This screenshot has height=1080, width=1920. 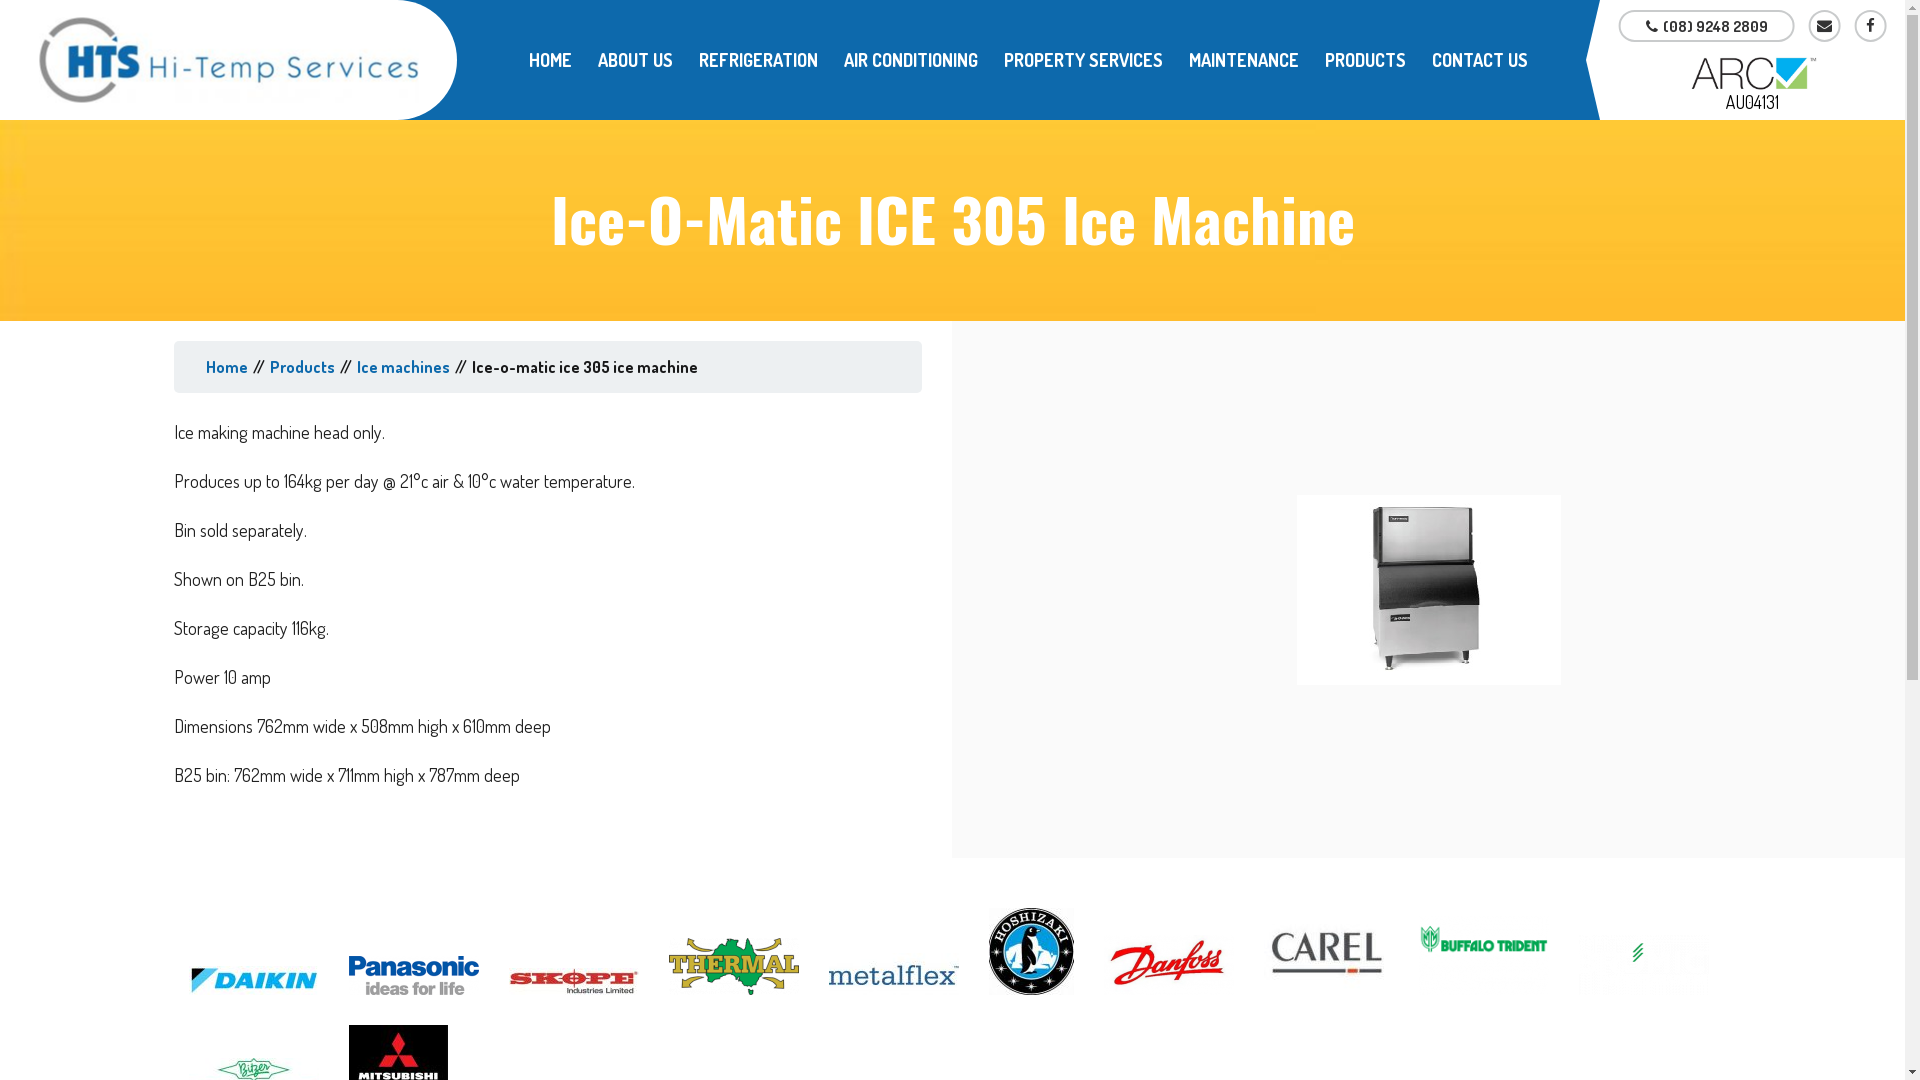 I want to click on 'products', so click(x=301, y=366).